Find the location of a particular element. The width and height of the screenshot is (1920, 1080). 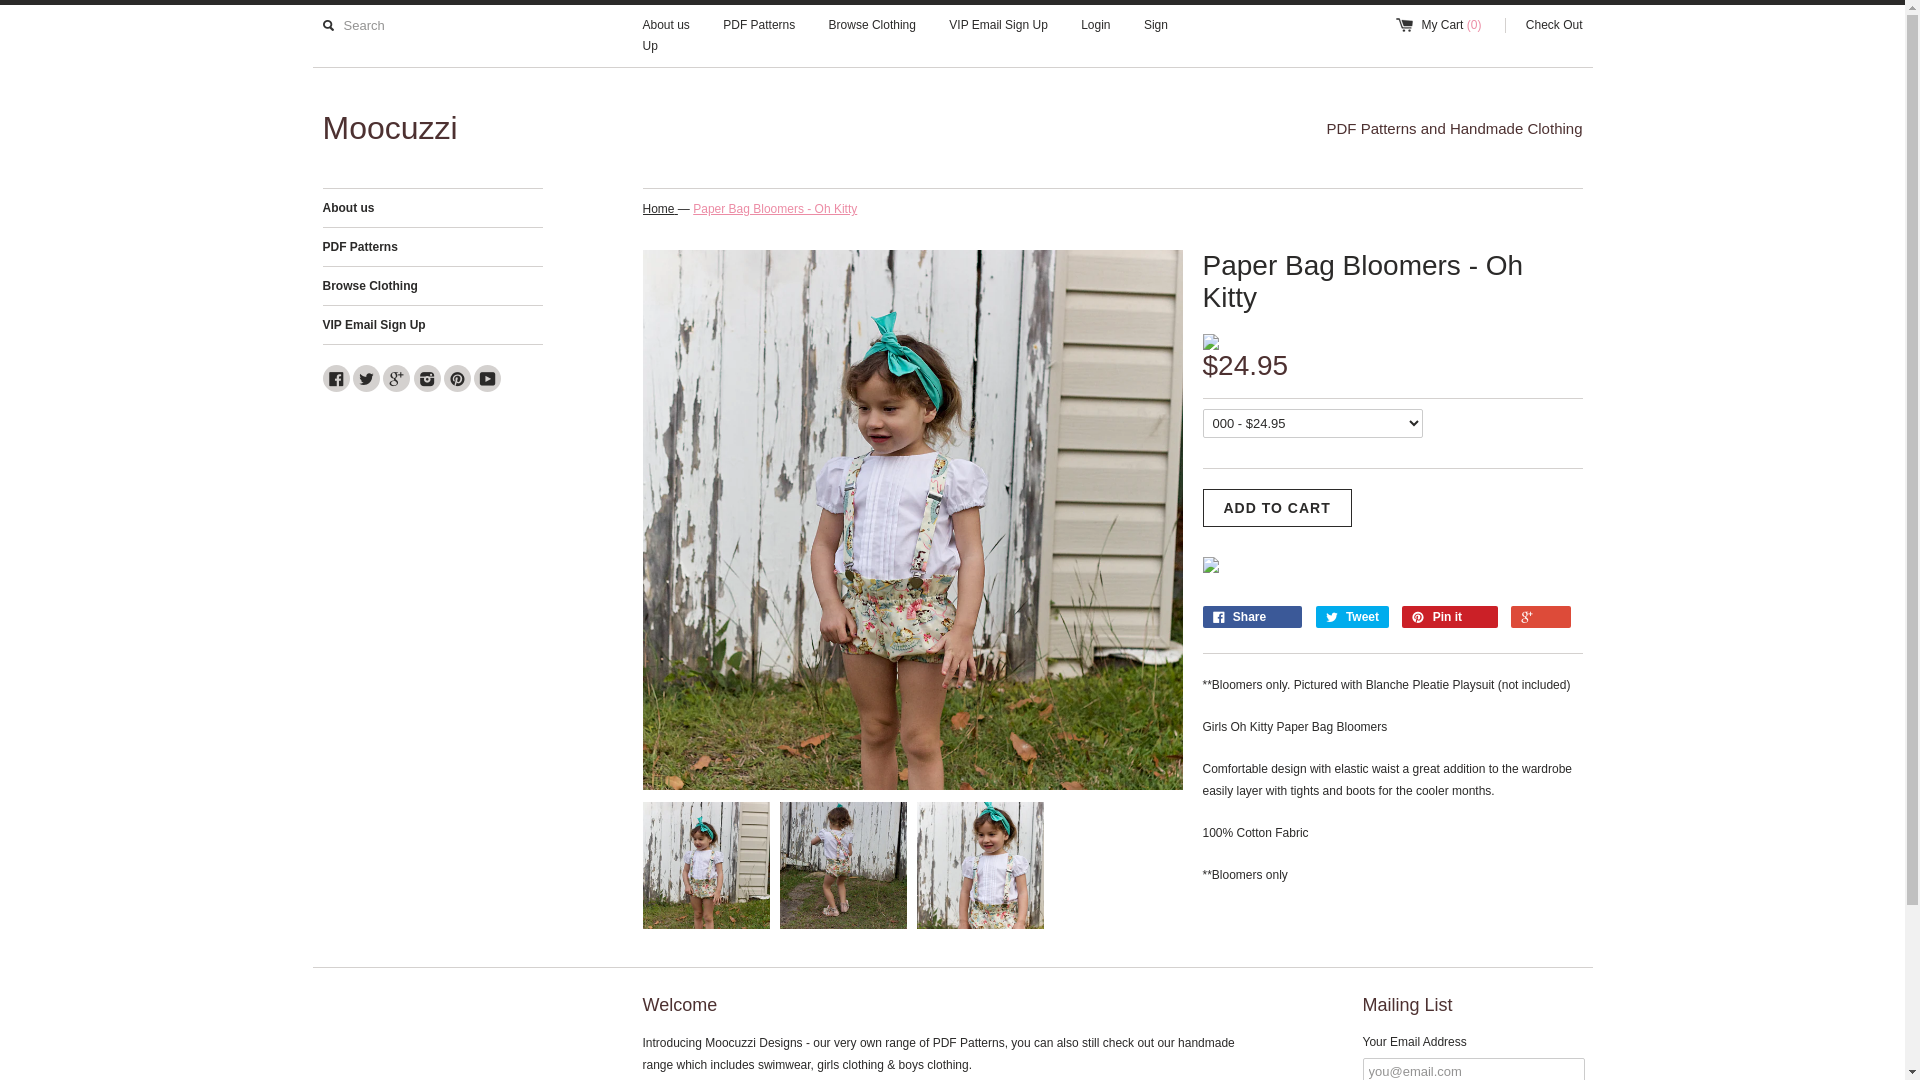

'Home' is located at coordinates (642, 209).